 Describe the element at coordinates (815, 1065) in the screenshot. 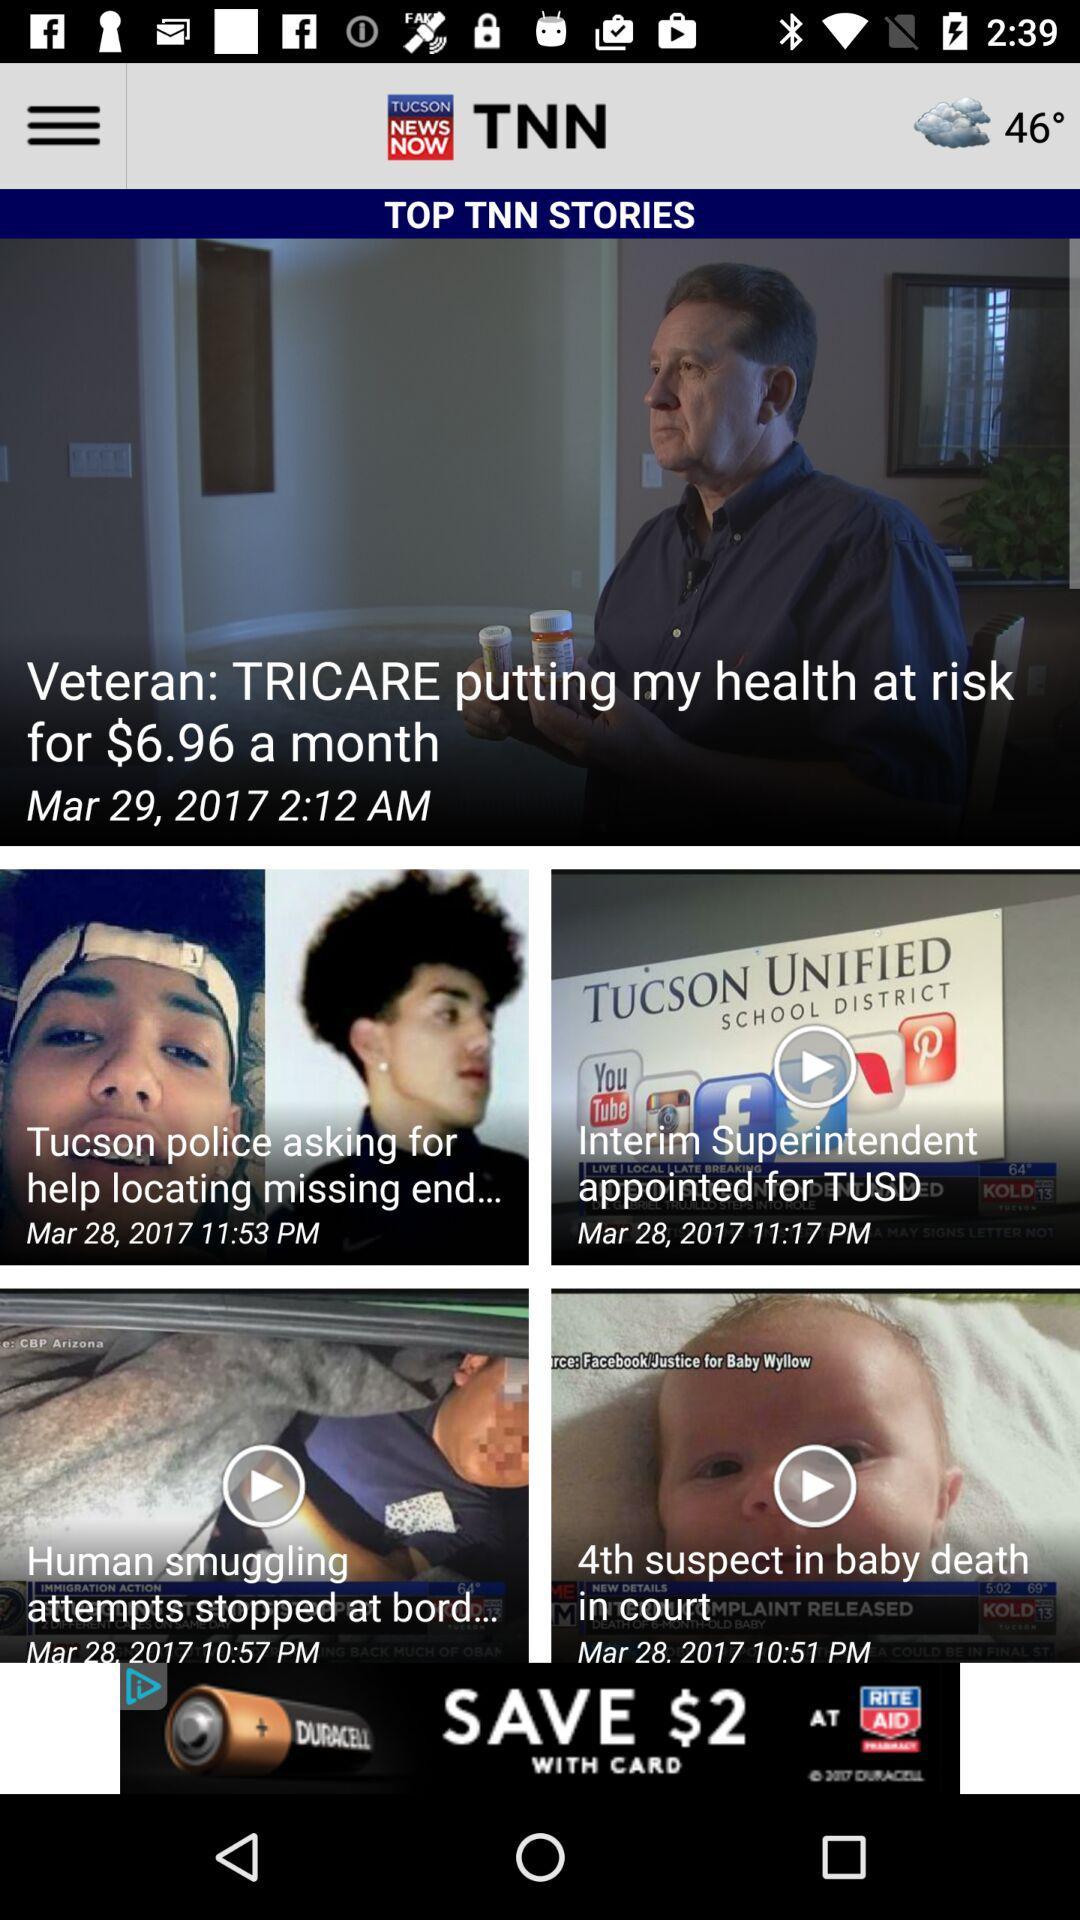

I see `second video in second row from right side` at that location.